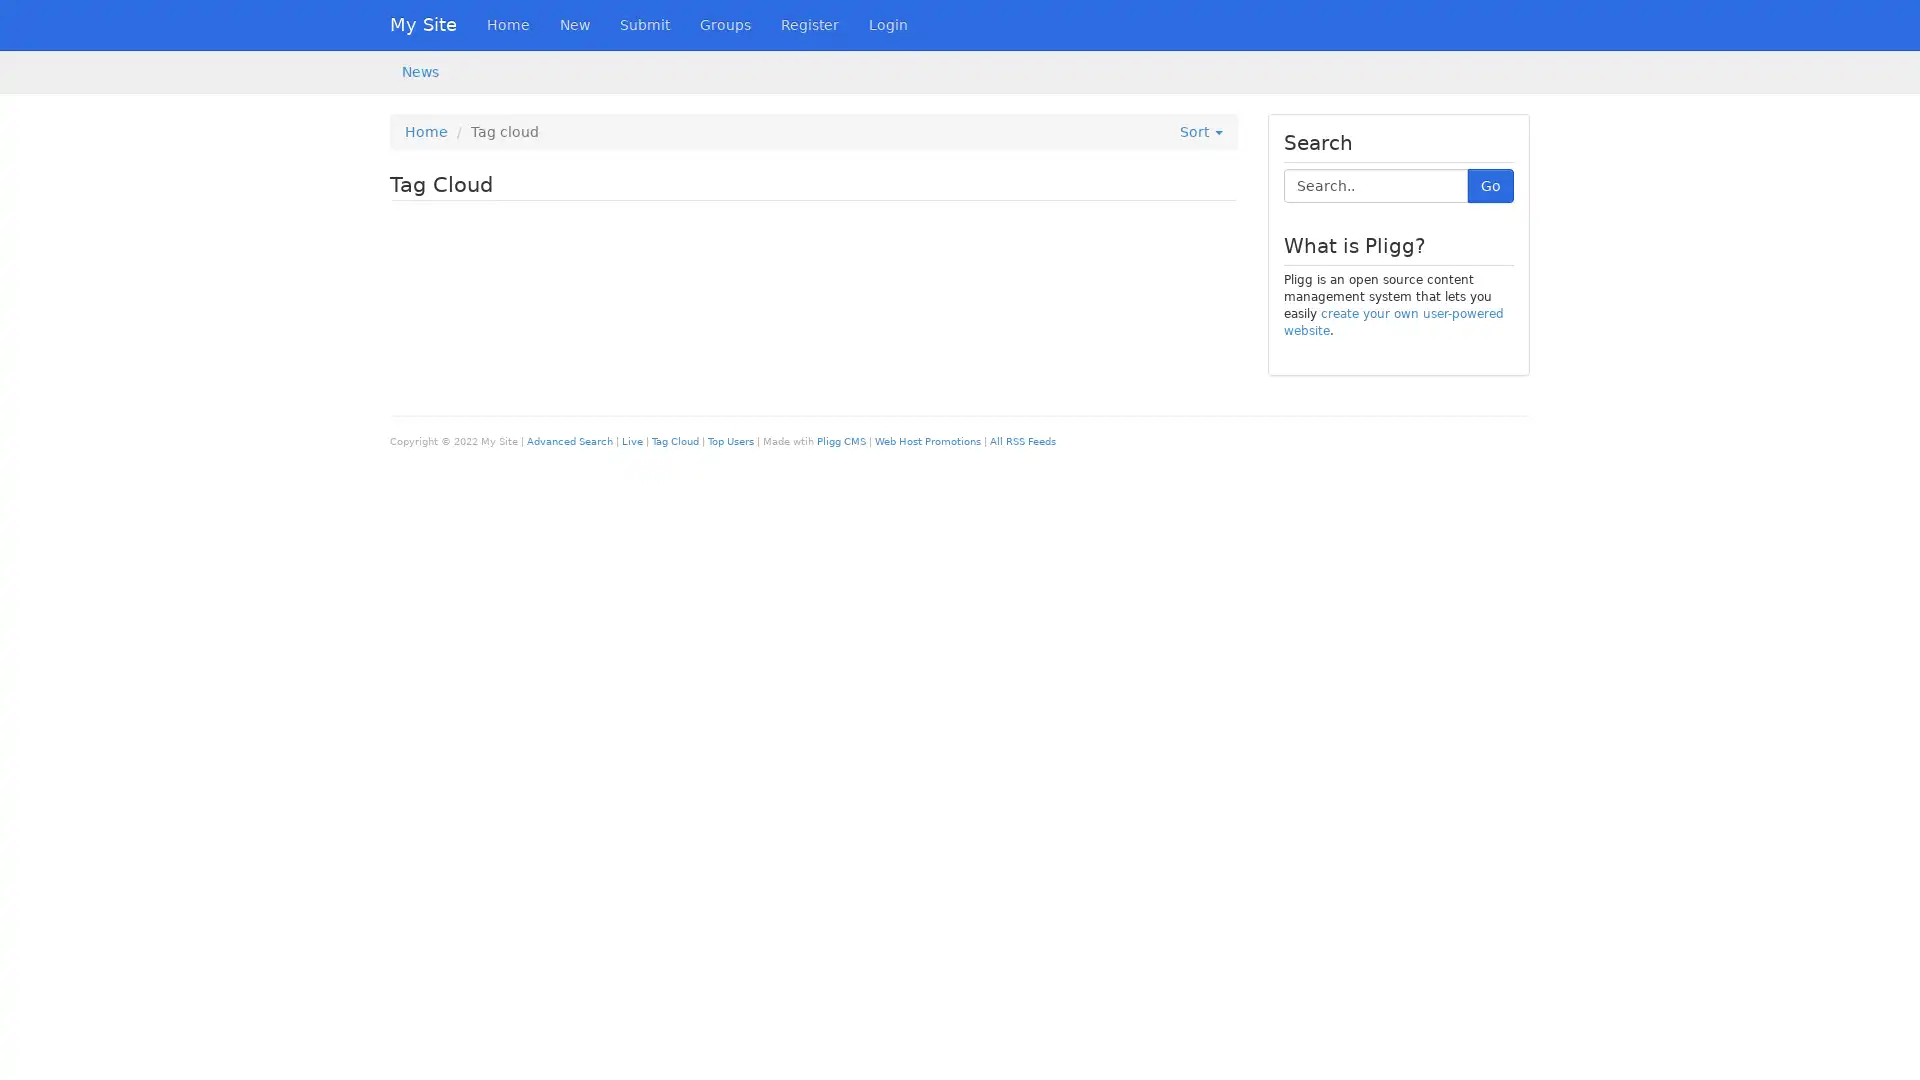 Image resolution: width=1920 pixels, height=1080 pixels. Describe the element at coordinates (1491, 185) in the screenshot. I see `Go` at that location.